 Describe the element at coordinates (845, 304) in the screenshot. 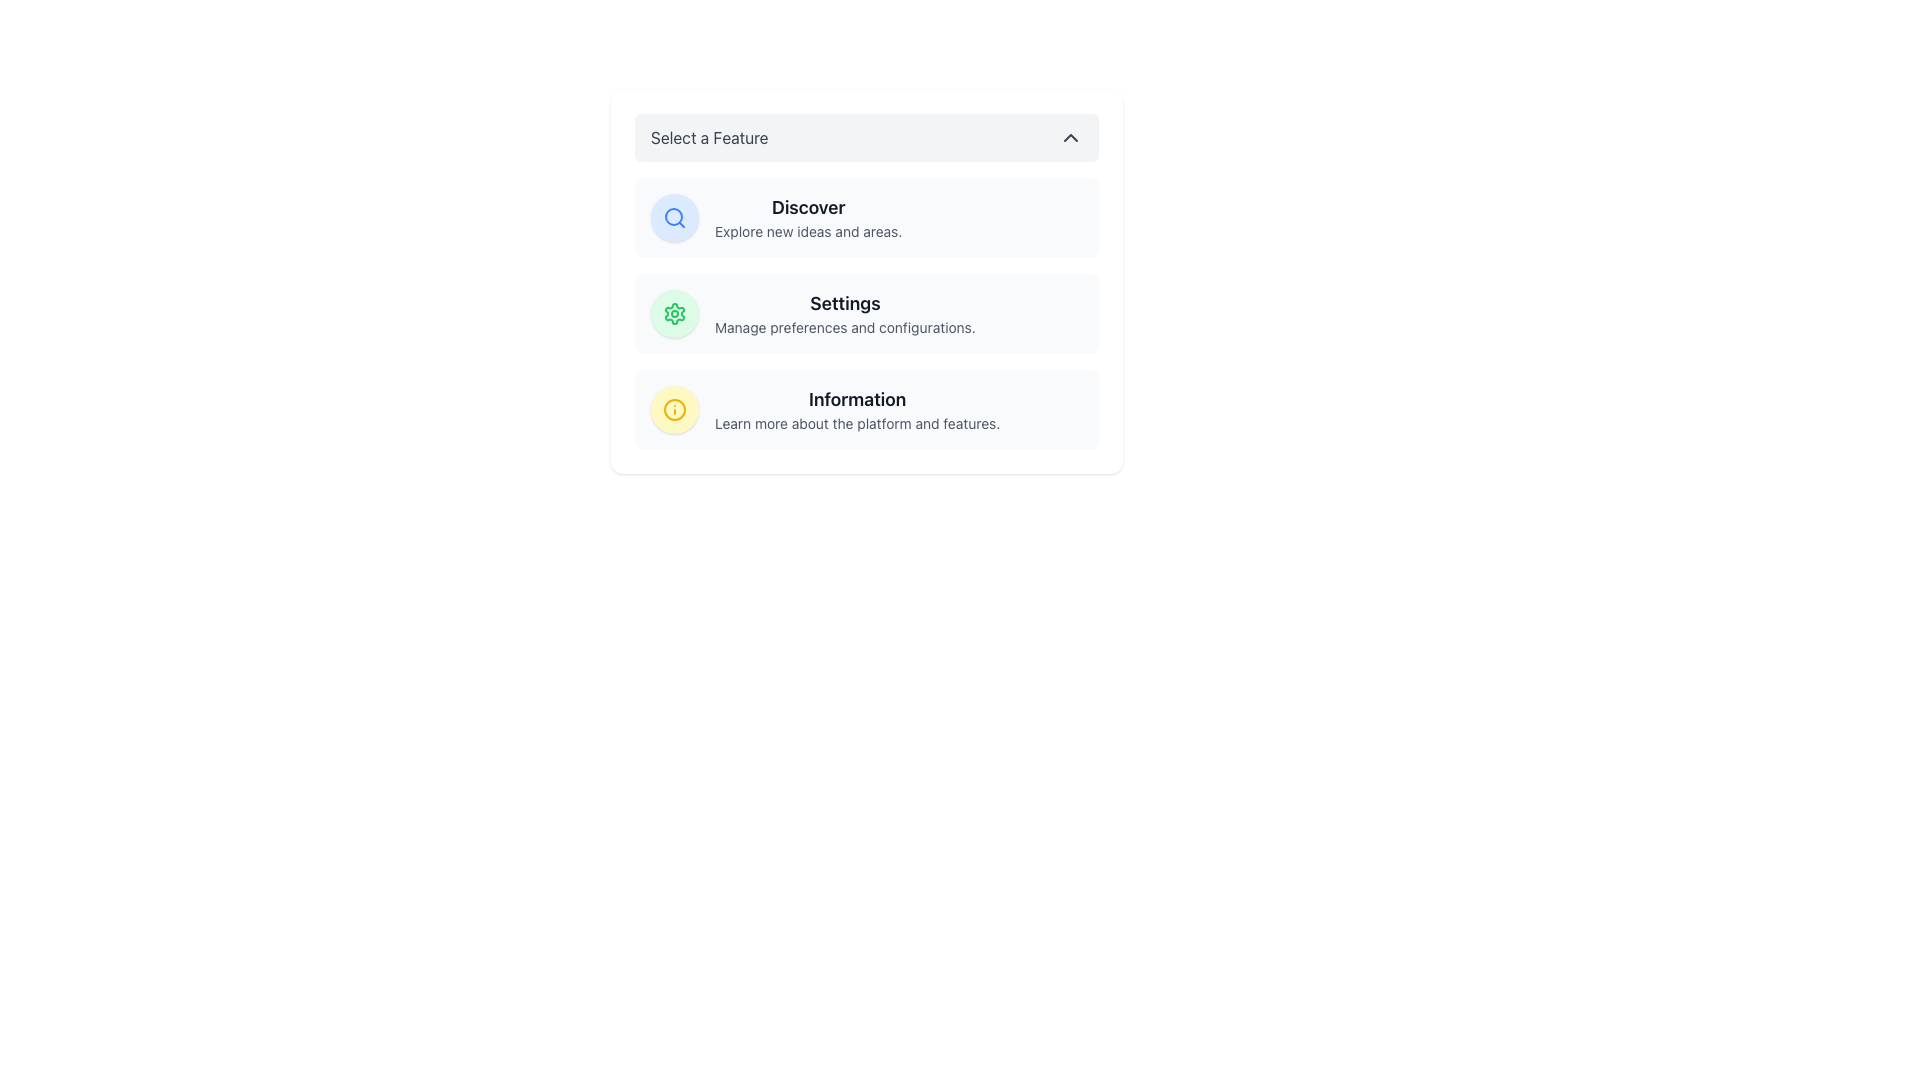

I see `the 'Settings' text label, which is bold and dark gray, located at the center of its background section` at that location.